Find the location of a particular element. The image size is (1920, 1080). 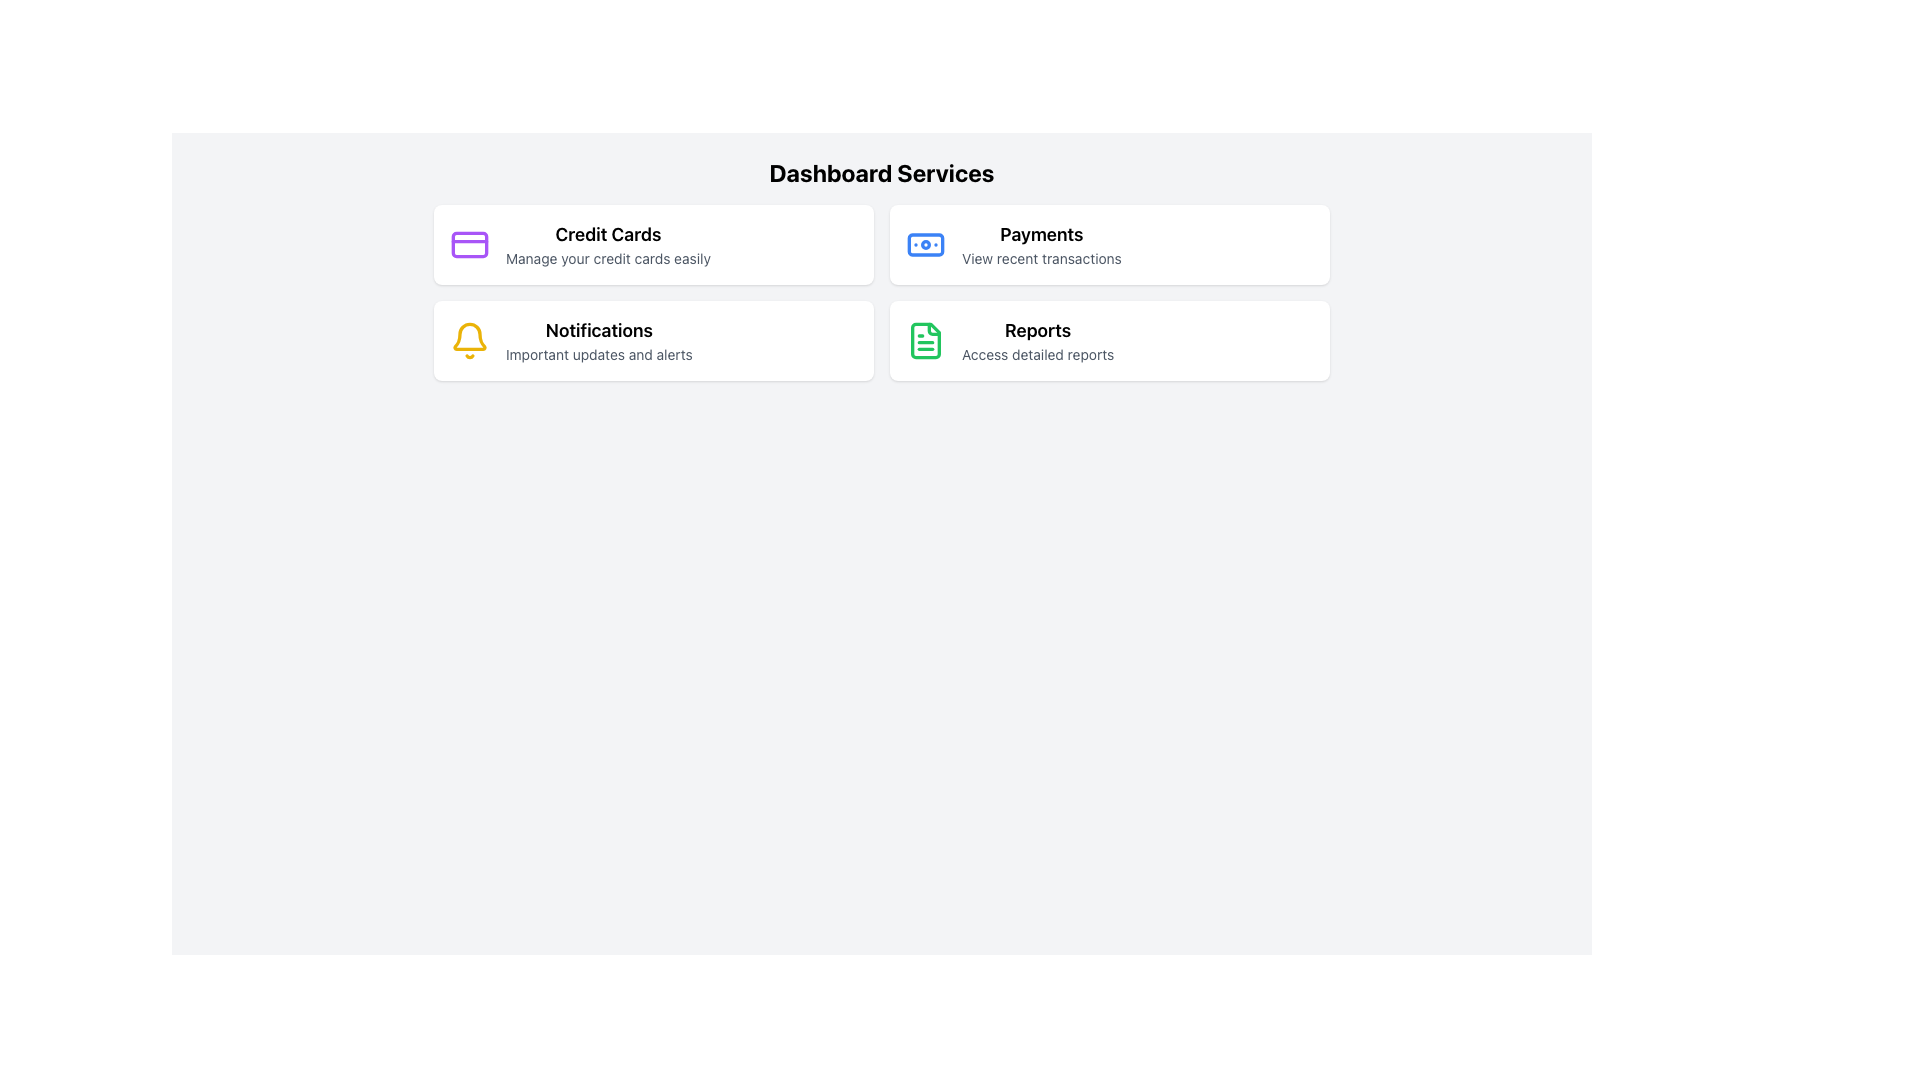

the informative text label located directly below the 'Payments' title in the top right quadrant of the dashboard is located at coordinates (1040, 257).